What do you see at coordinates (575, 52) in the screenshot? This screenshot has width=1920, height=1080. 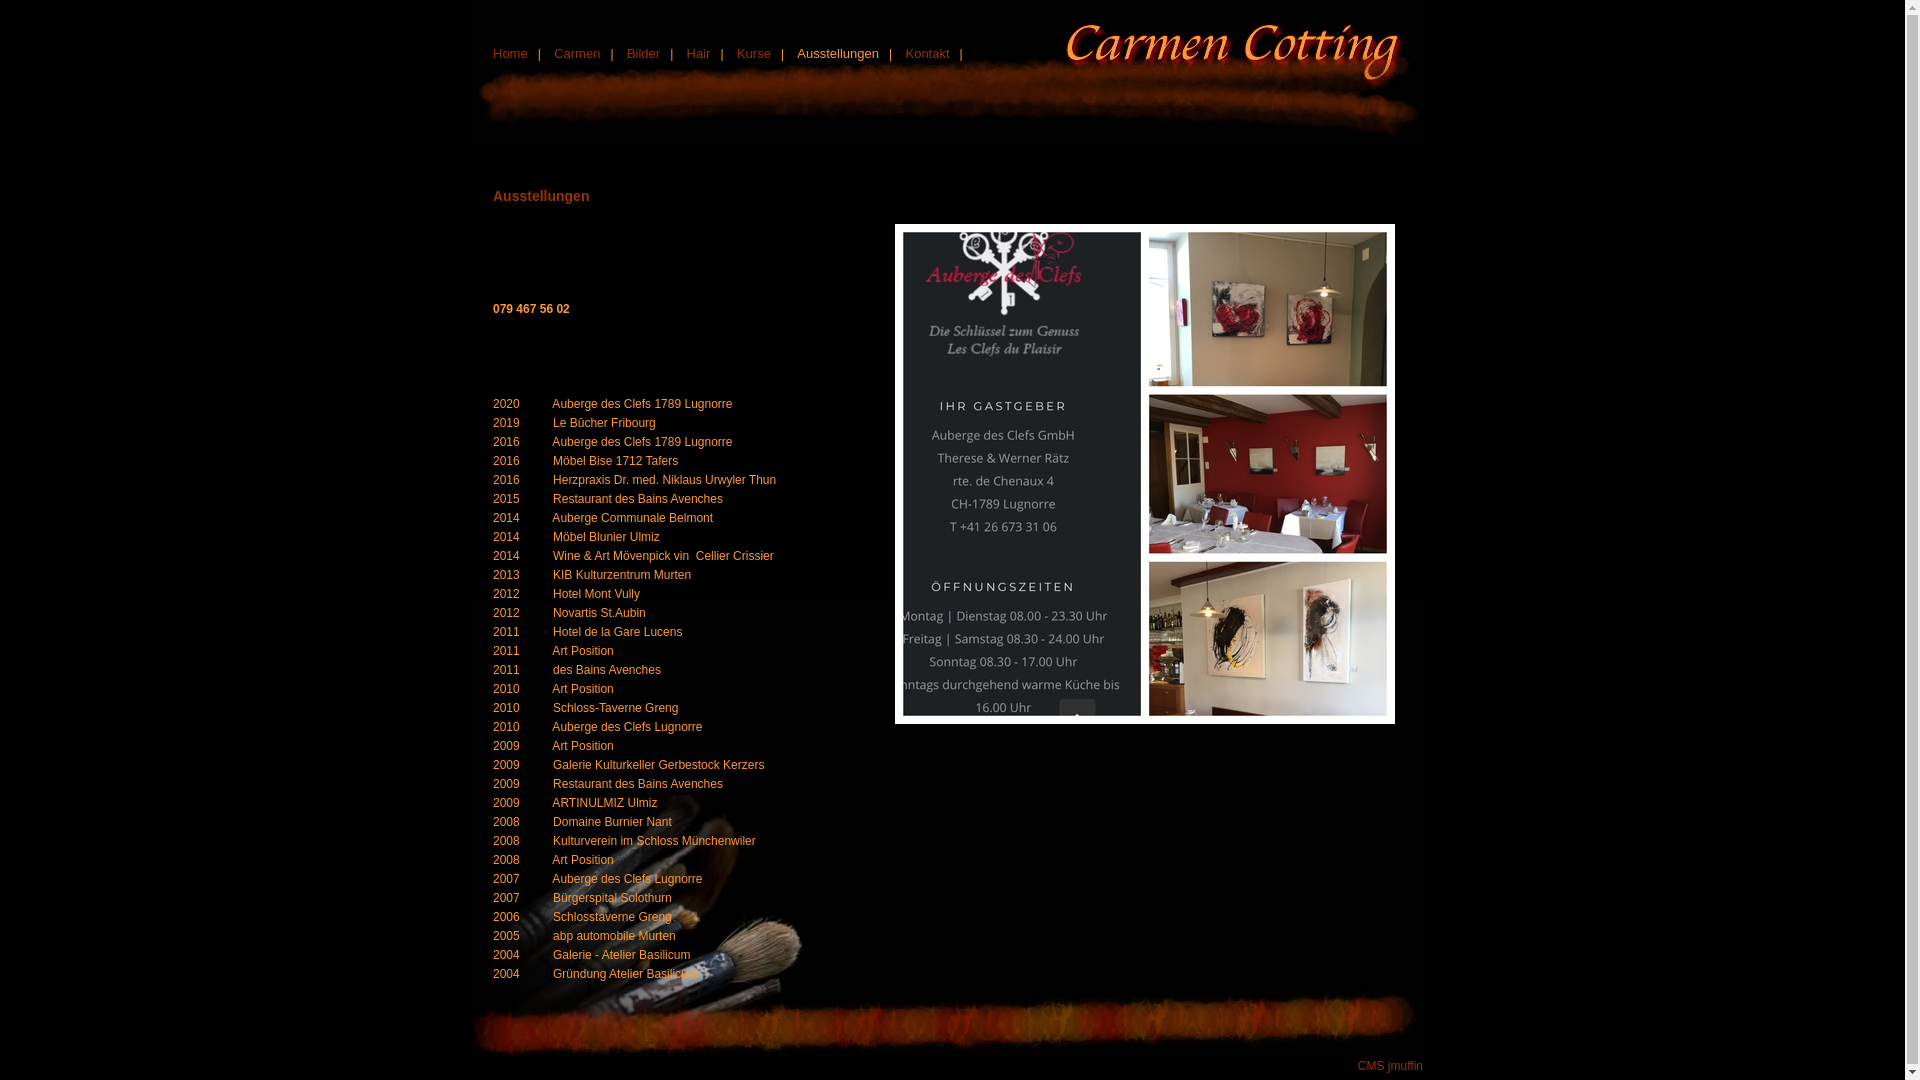 I see `'Carmen'` at bounding box center [575, 52].